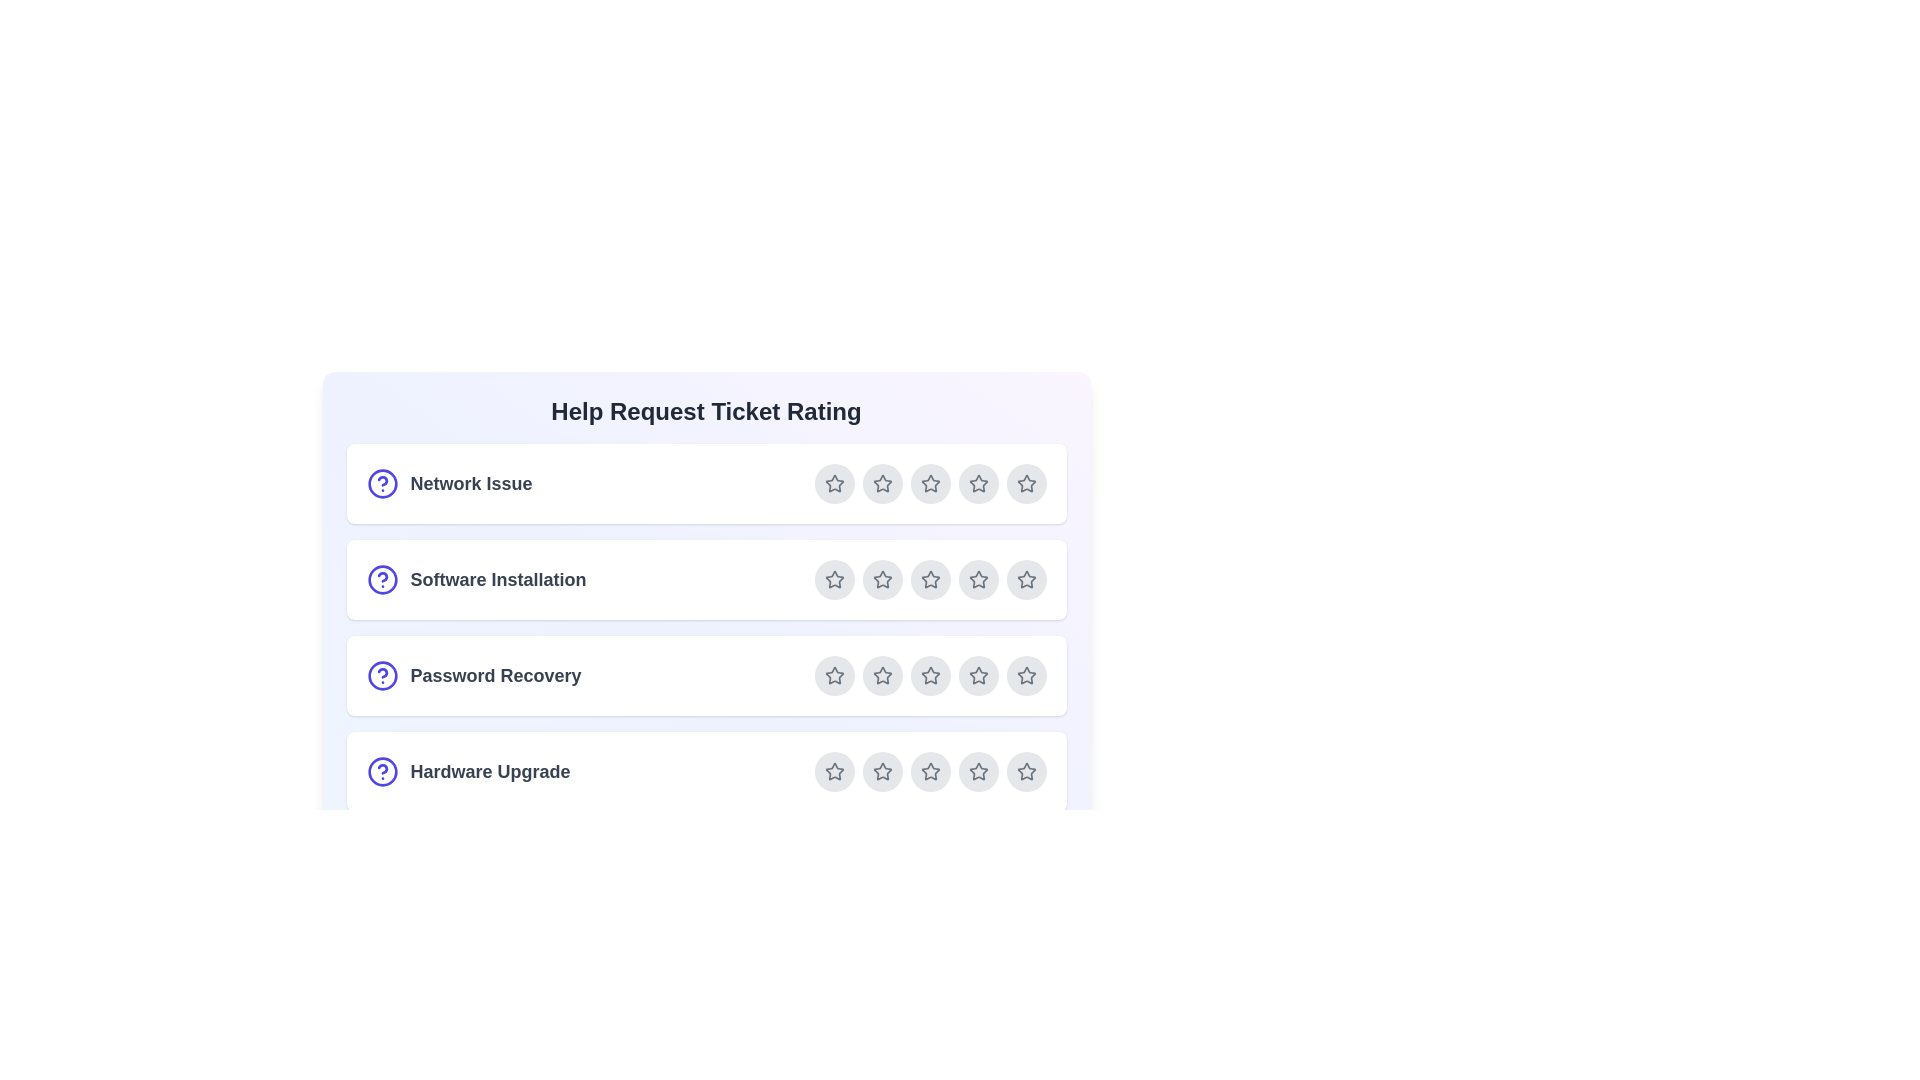  Describe the element at coordinates (1026, 483) in the screenshot. I see `the star corresponding to 5 for the ticket Network Issue` at that location.